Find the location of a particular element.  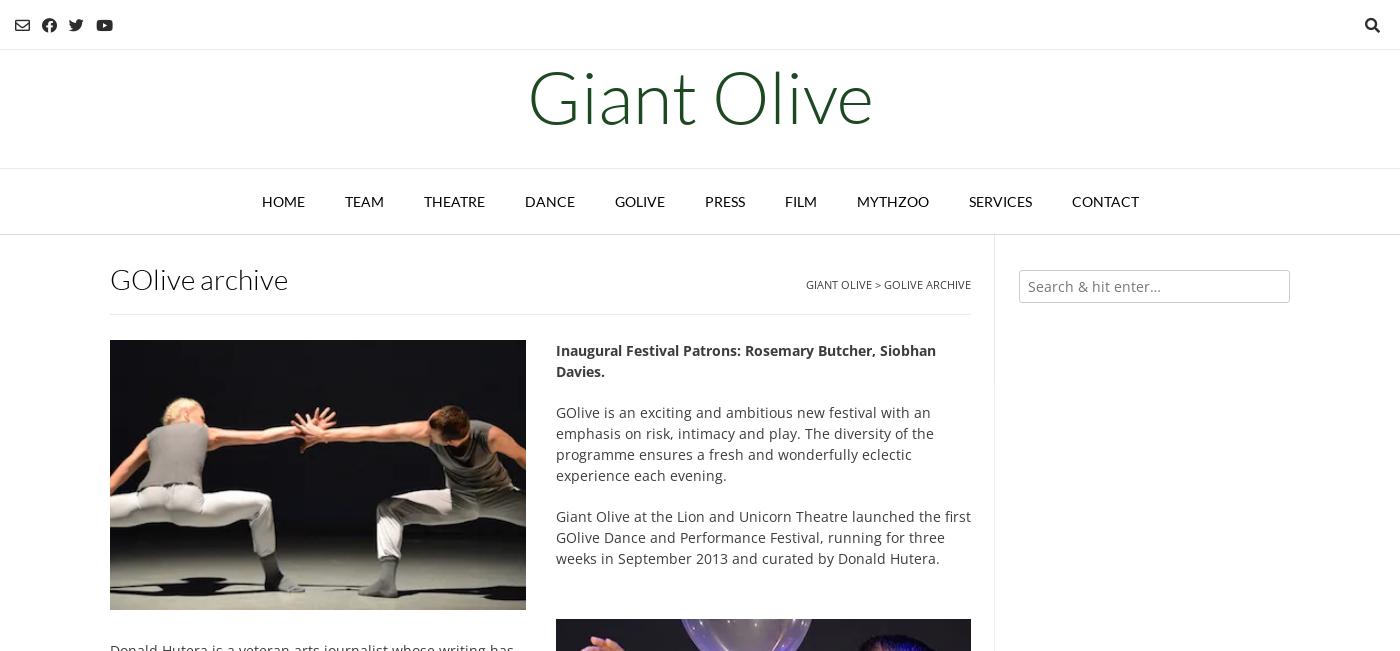

'>' is located at coordinates (877, 283).